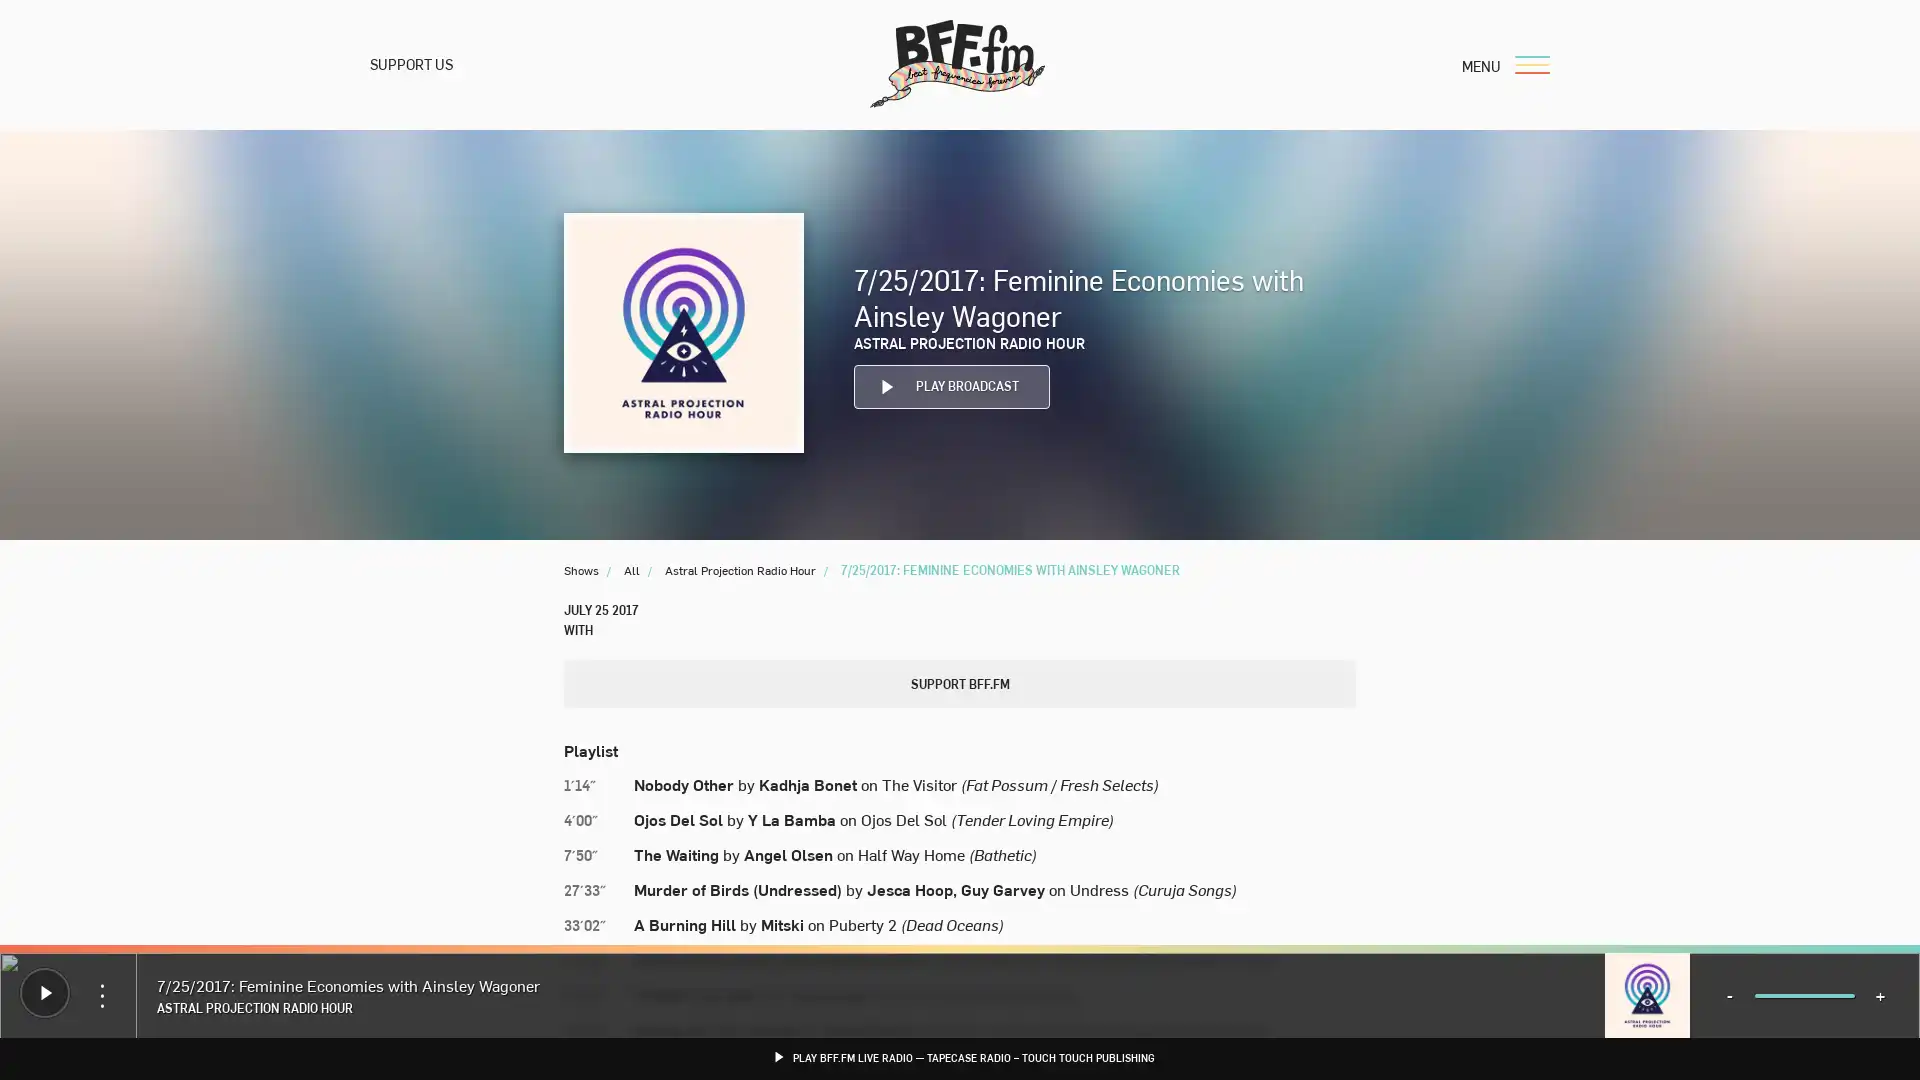  What do you see at coordinates (950, 386) in the screenshot?
I see `Play PLAY BROADCAST` at bounding box center [950, 386].